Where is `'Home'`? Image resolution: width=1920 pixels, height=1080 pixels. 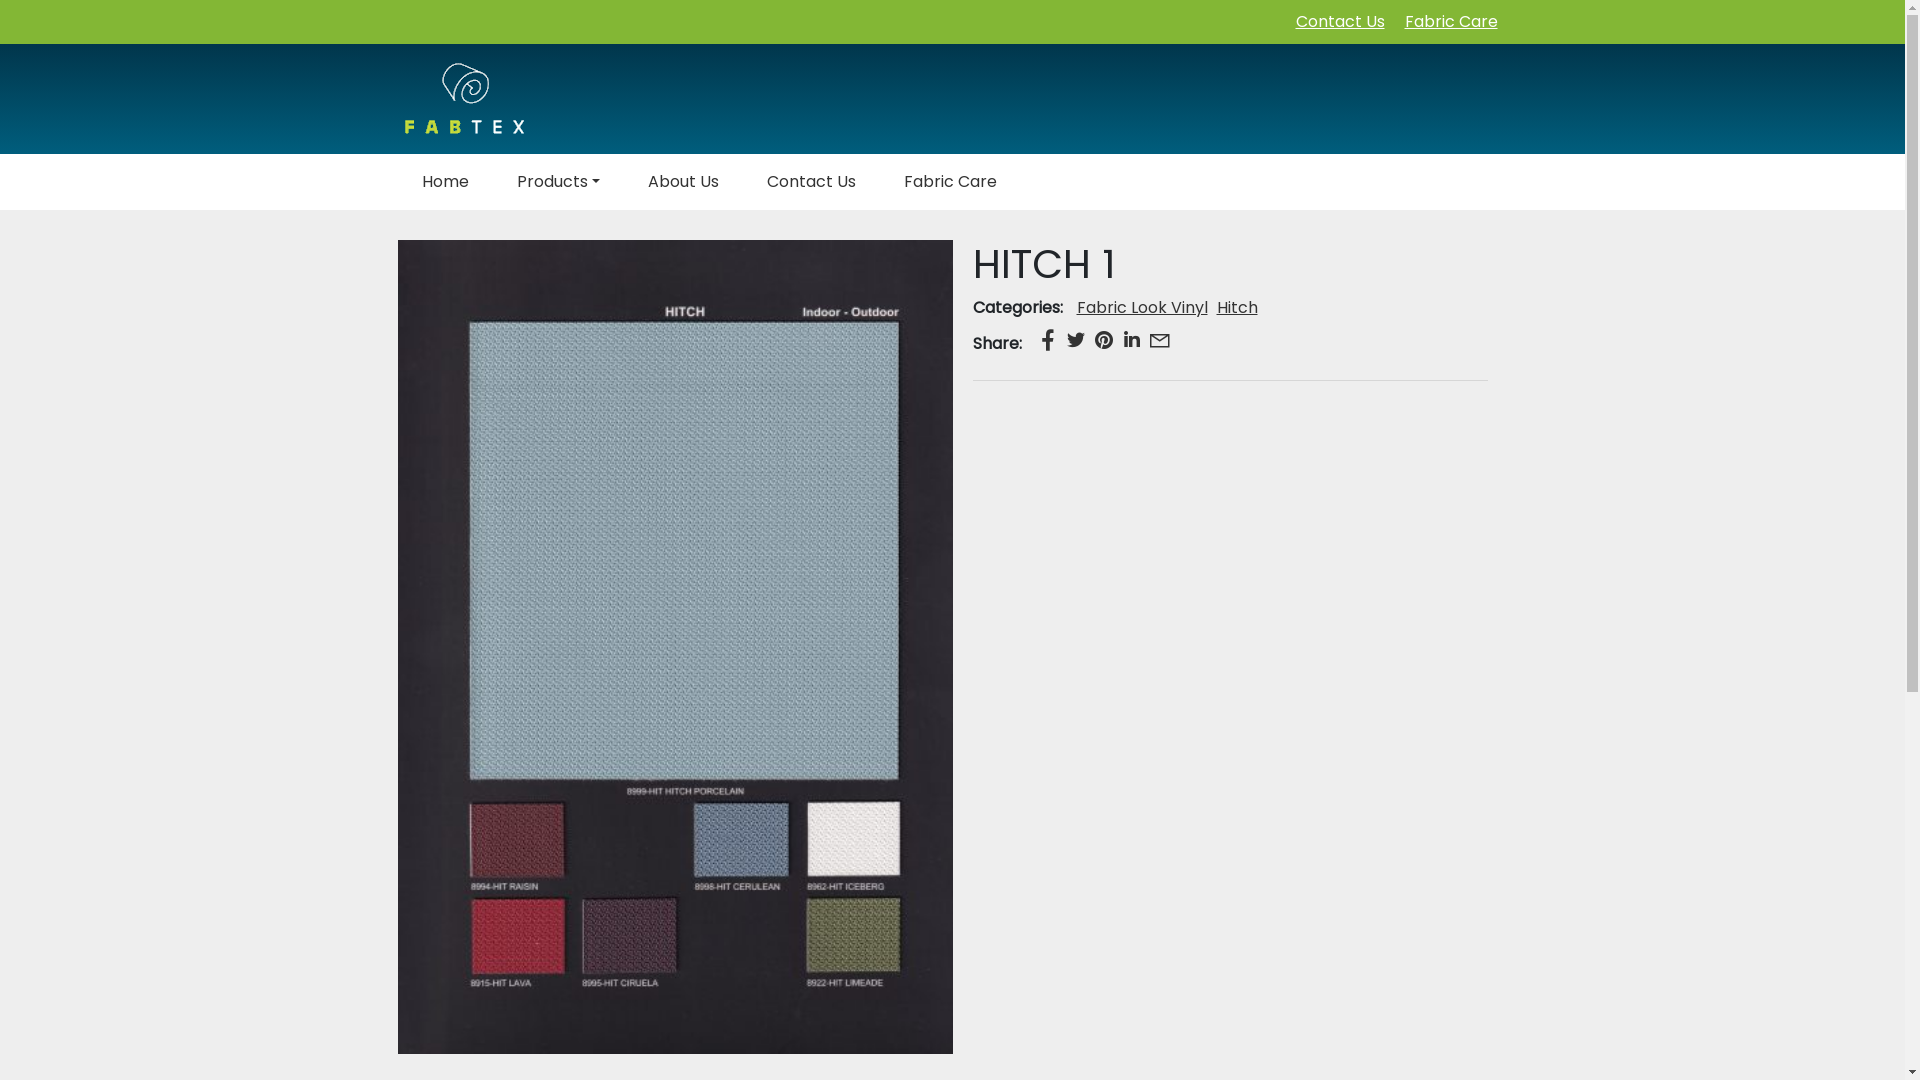
'Home' is located at coordinates (444, 181).